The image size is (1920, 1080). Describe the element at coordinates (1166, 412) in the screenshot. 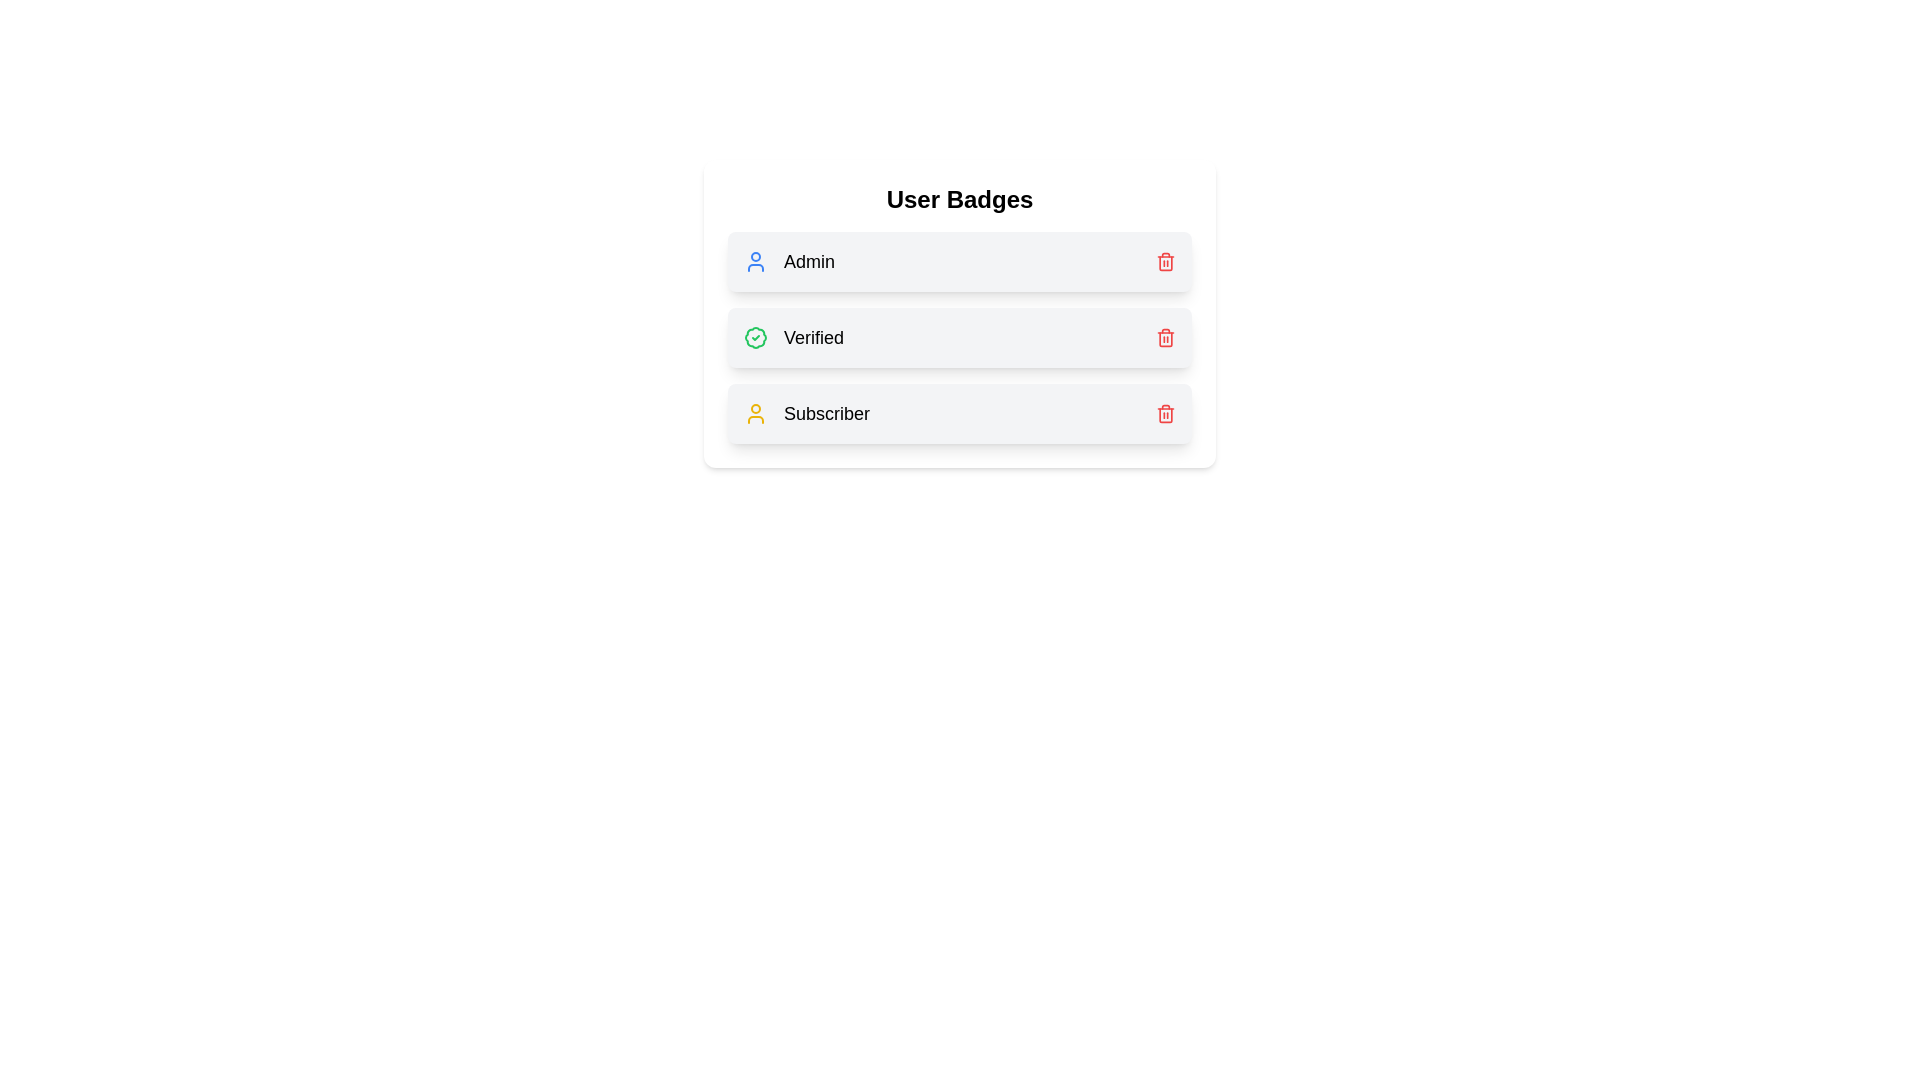

I see `the 'Trash' button to remove a badge identified by its name: Subscriber` at that location.